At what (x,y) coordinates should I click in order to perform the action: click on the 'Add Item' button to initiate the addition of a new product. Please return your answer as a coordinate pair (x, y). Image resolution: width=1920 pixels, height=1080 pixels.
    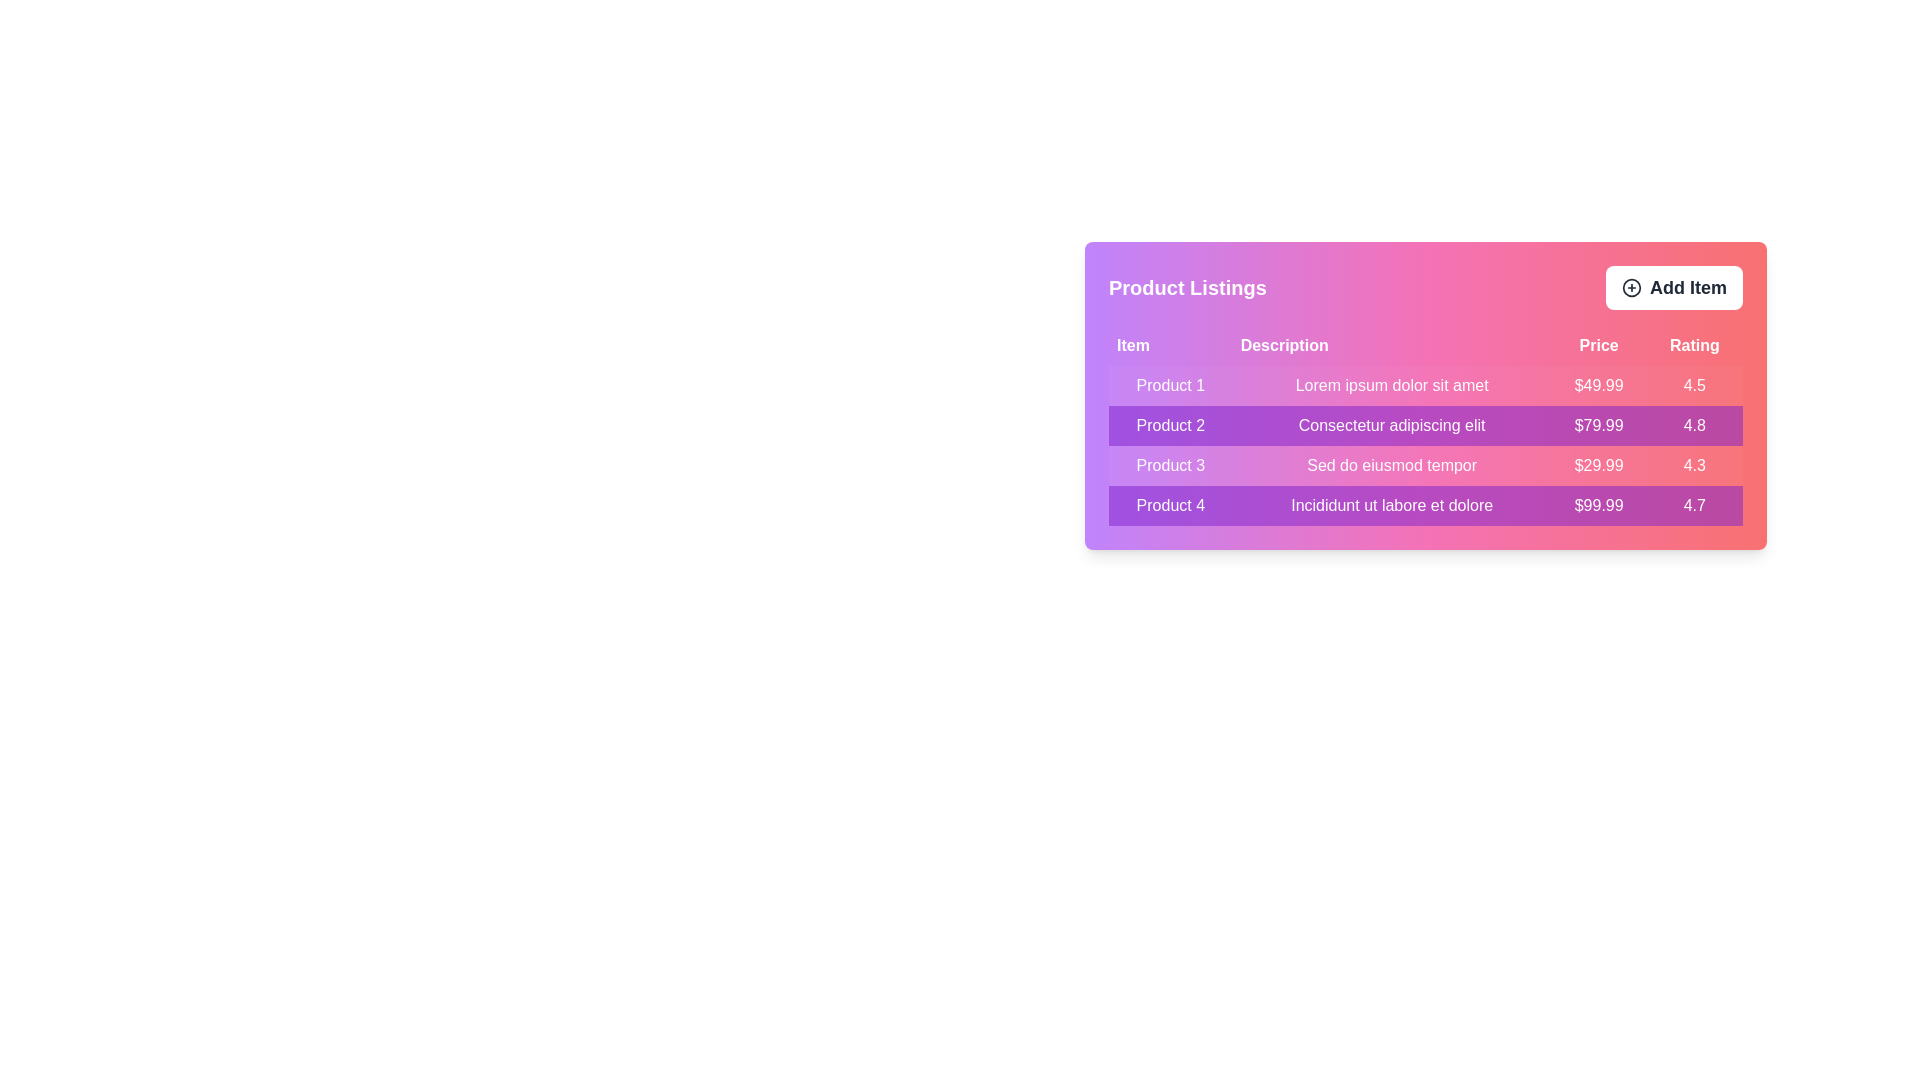
    Looking at the image, I should click on (1674, 288).